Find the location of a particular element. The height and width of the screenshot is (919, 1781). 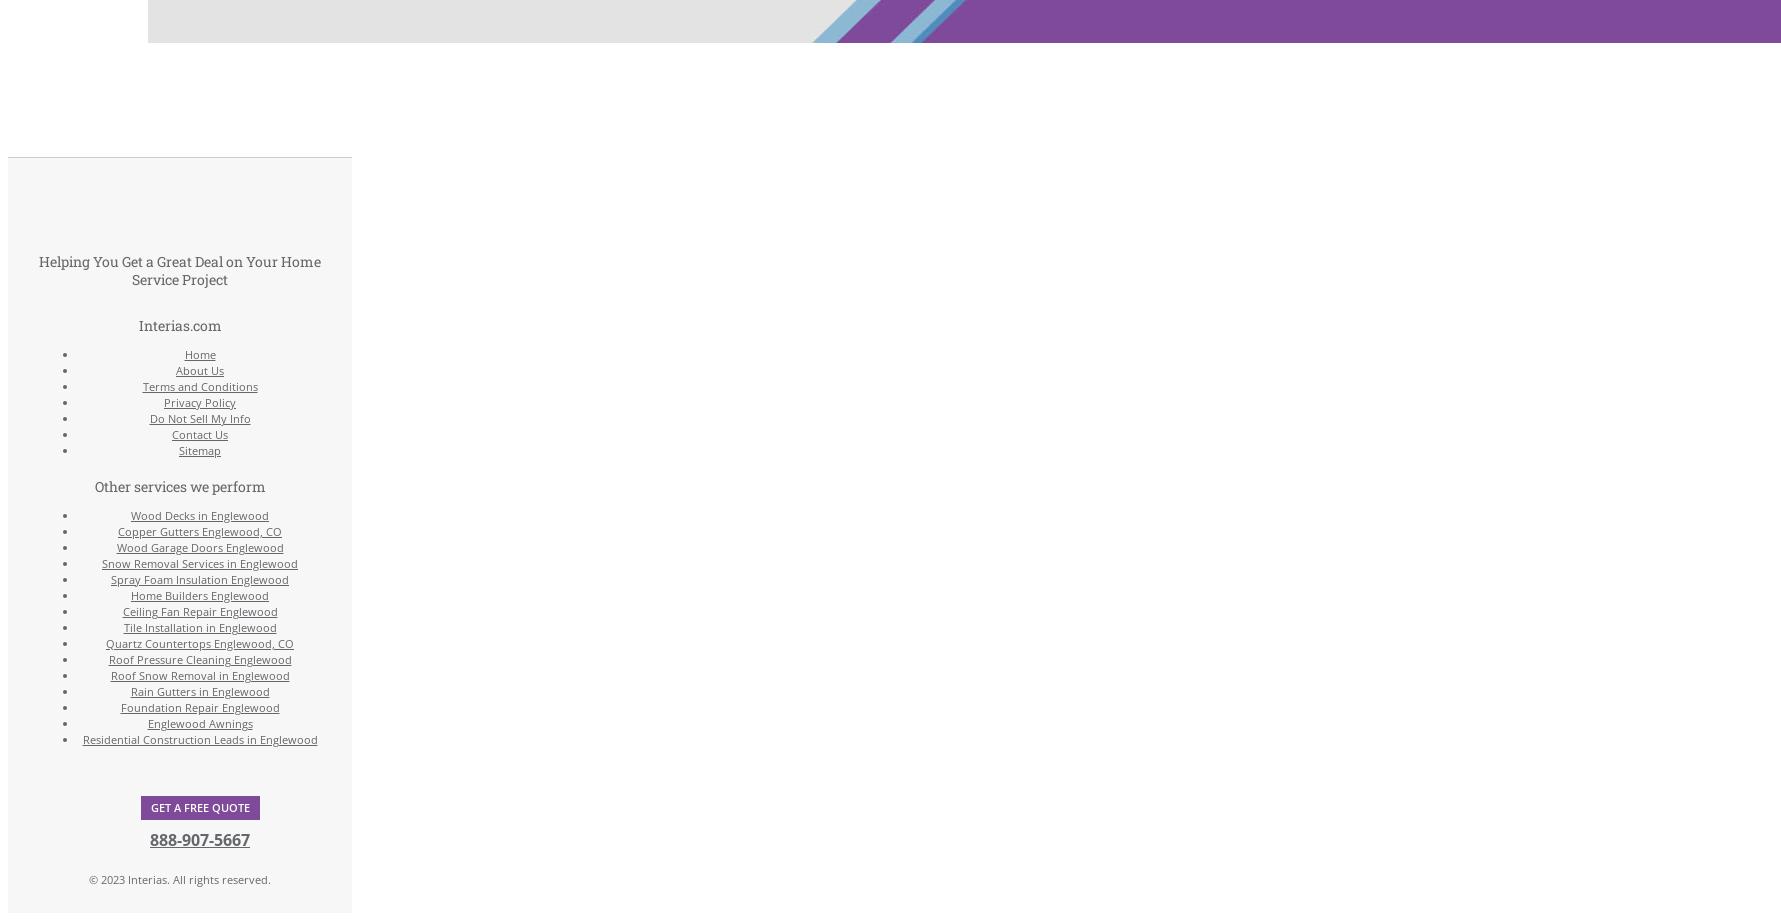

'About Us' is located at coordinates (200, 370).